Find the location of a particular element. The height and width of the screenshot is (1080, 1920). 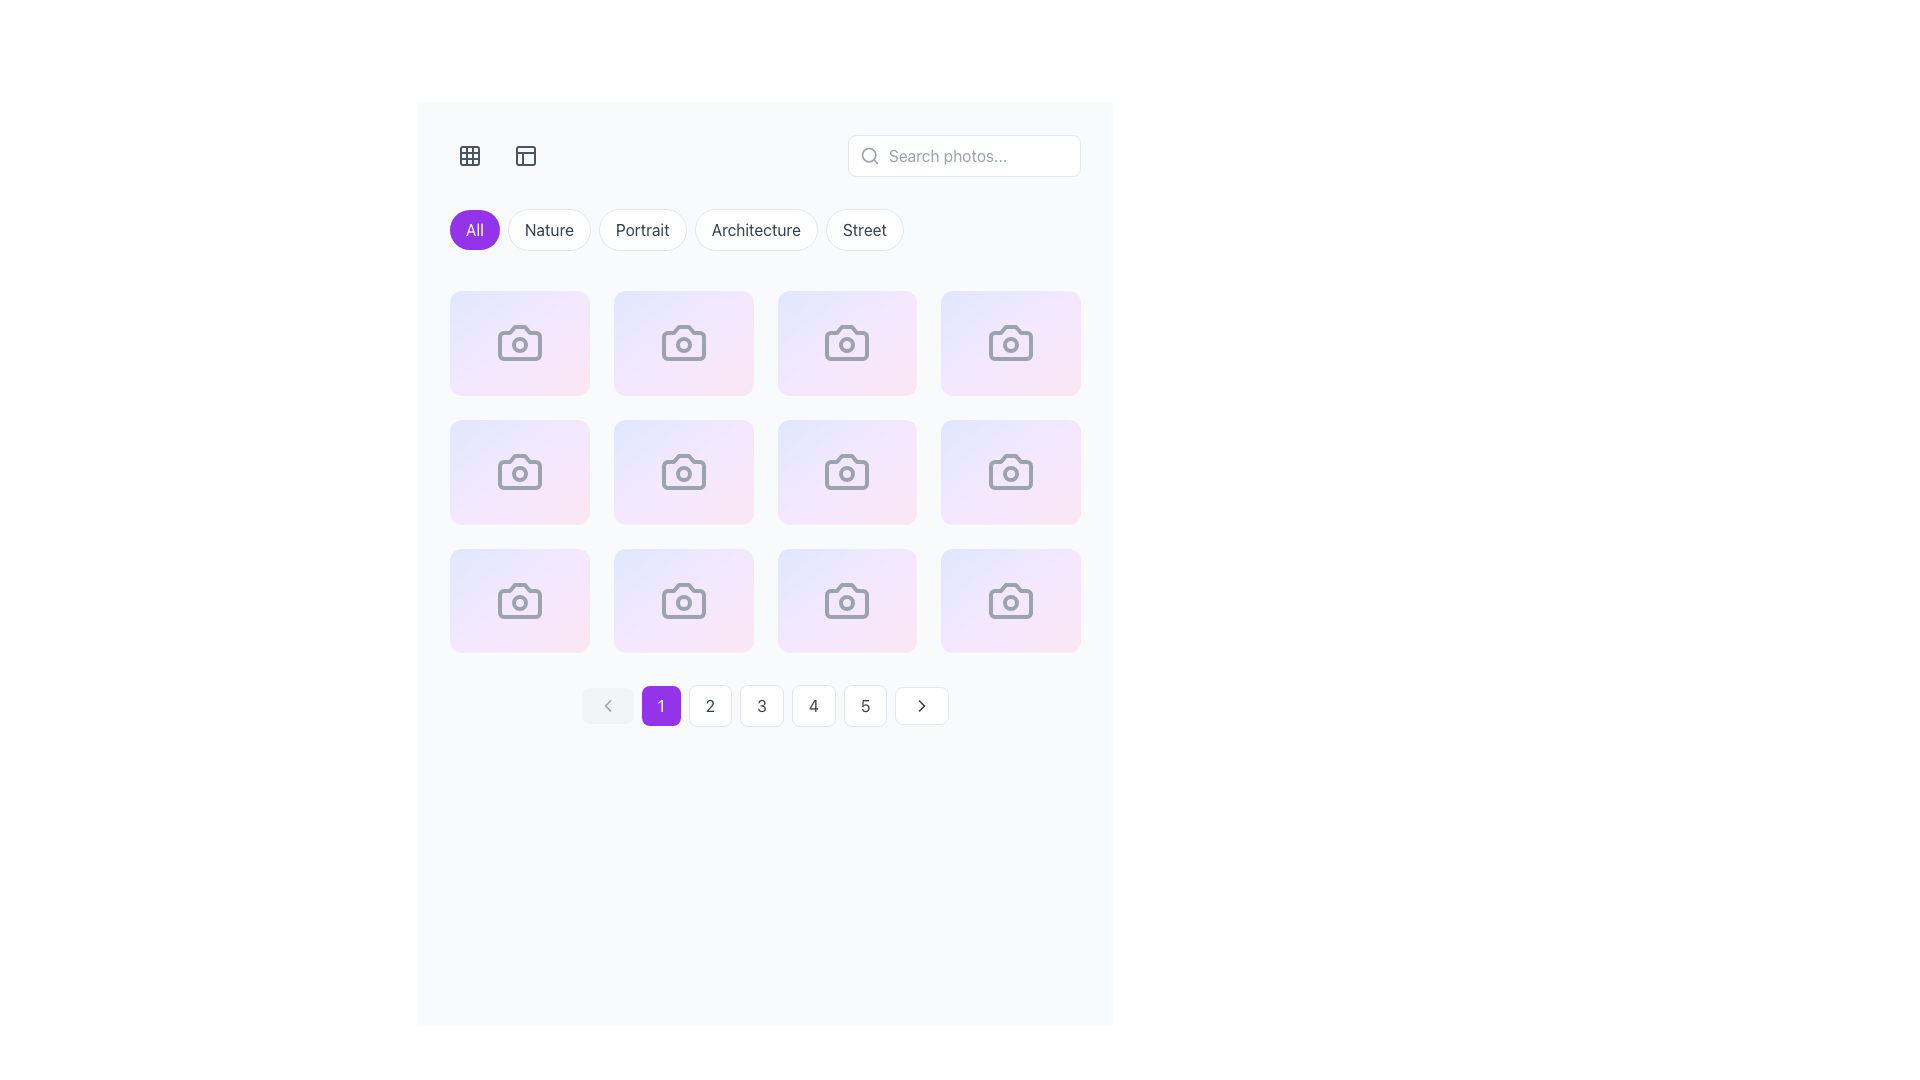

the grid item displaying 'Photograph #11' with a camera icon is located at coordinates (847, 600).